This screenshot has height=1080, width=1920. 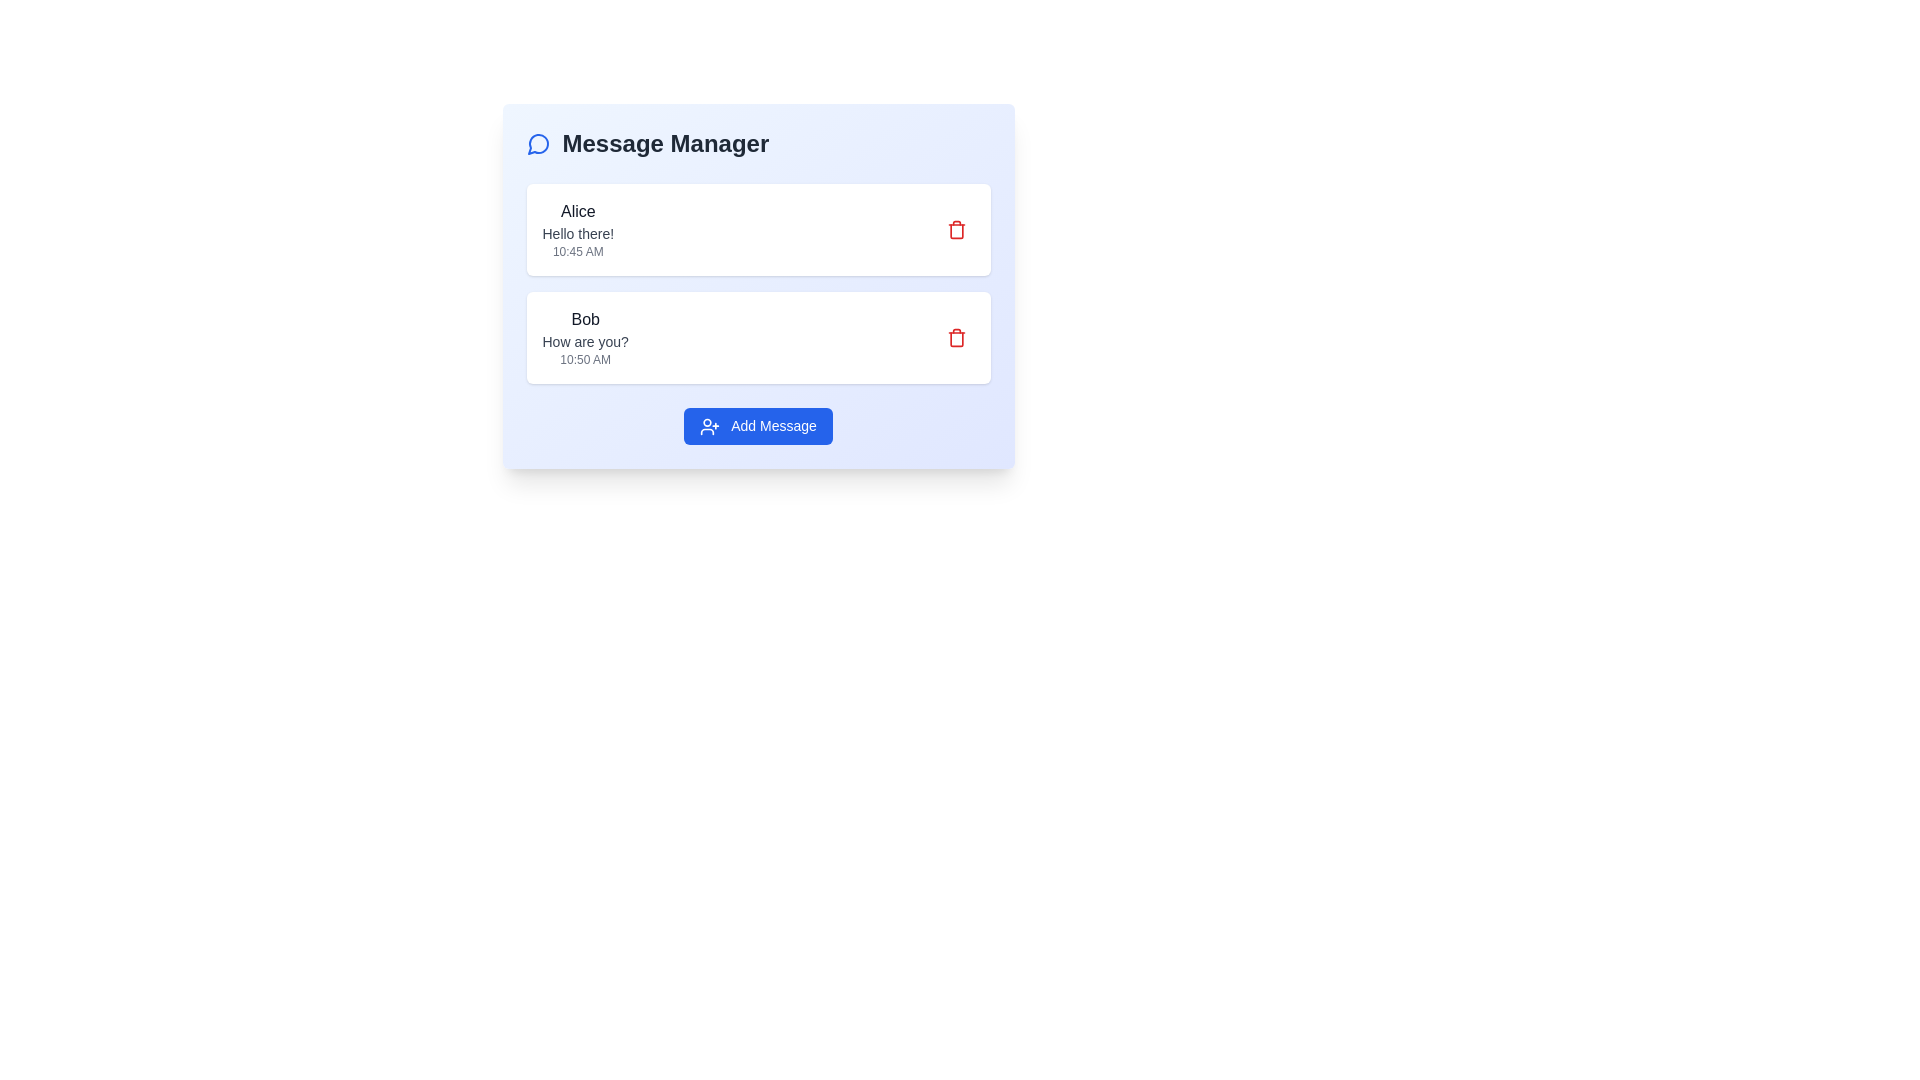 I want to click on Text Label element displaying 'Alice', which is a medium-weight, dark gray header located in the 'Message Manager' section, above the text 'Hello there!' and '10:45 AM', so click(x=577, y=212).